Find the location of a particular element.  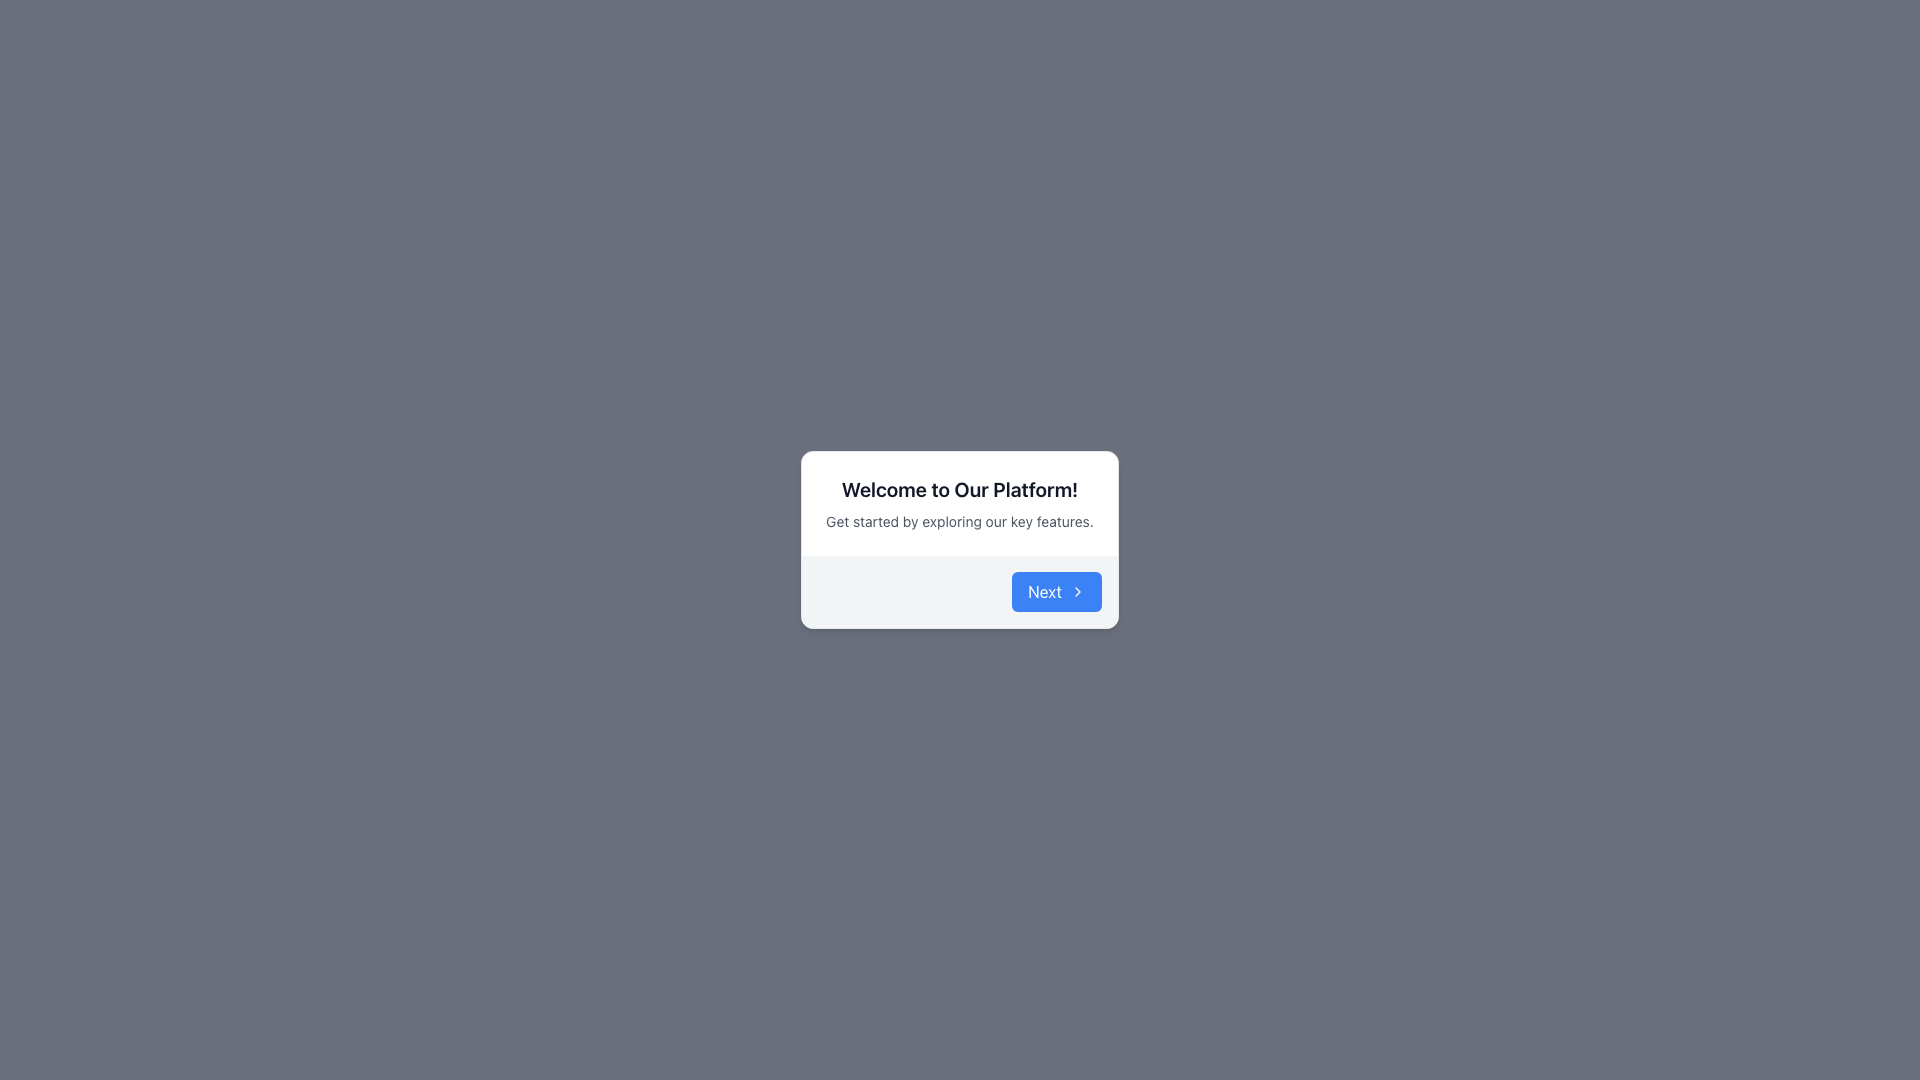

the right-facing chevron arrow icon located on the 'Next' button with a blue background and rounded borders is located at coordinates (1076, 590).